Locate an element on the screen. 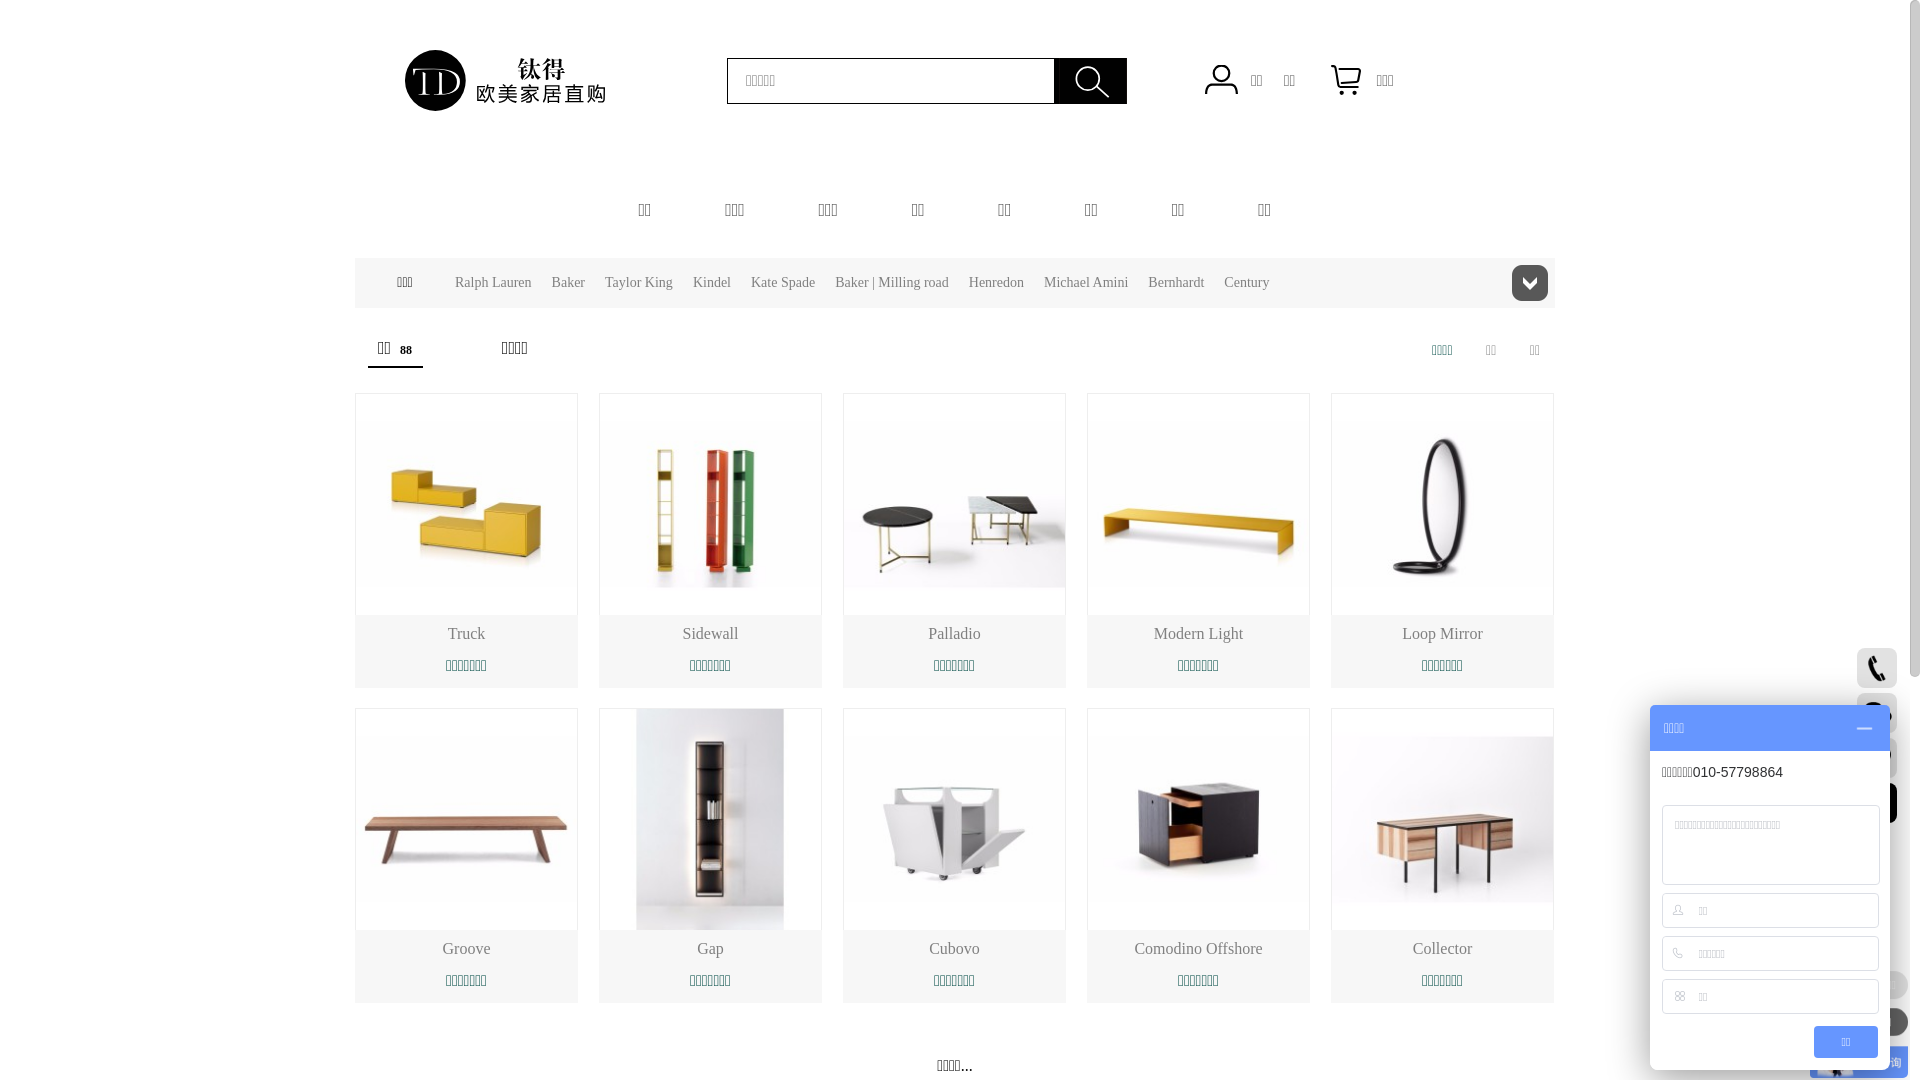  'Taylor King' is located at coordinates (637, 282).